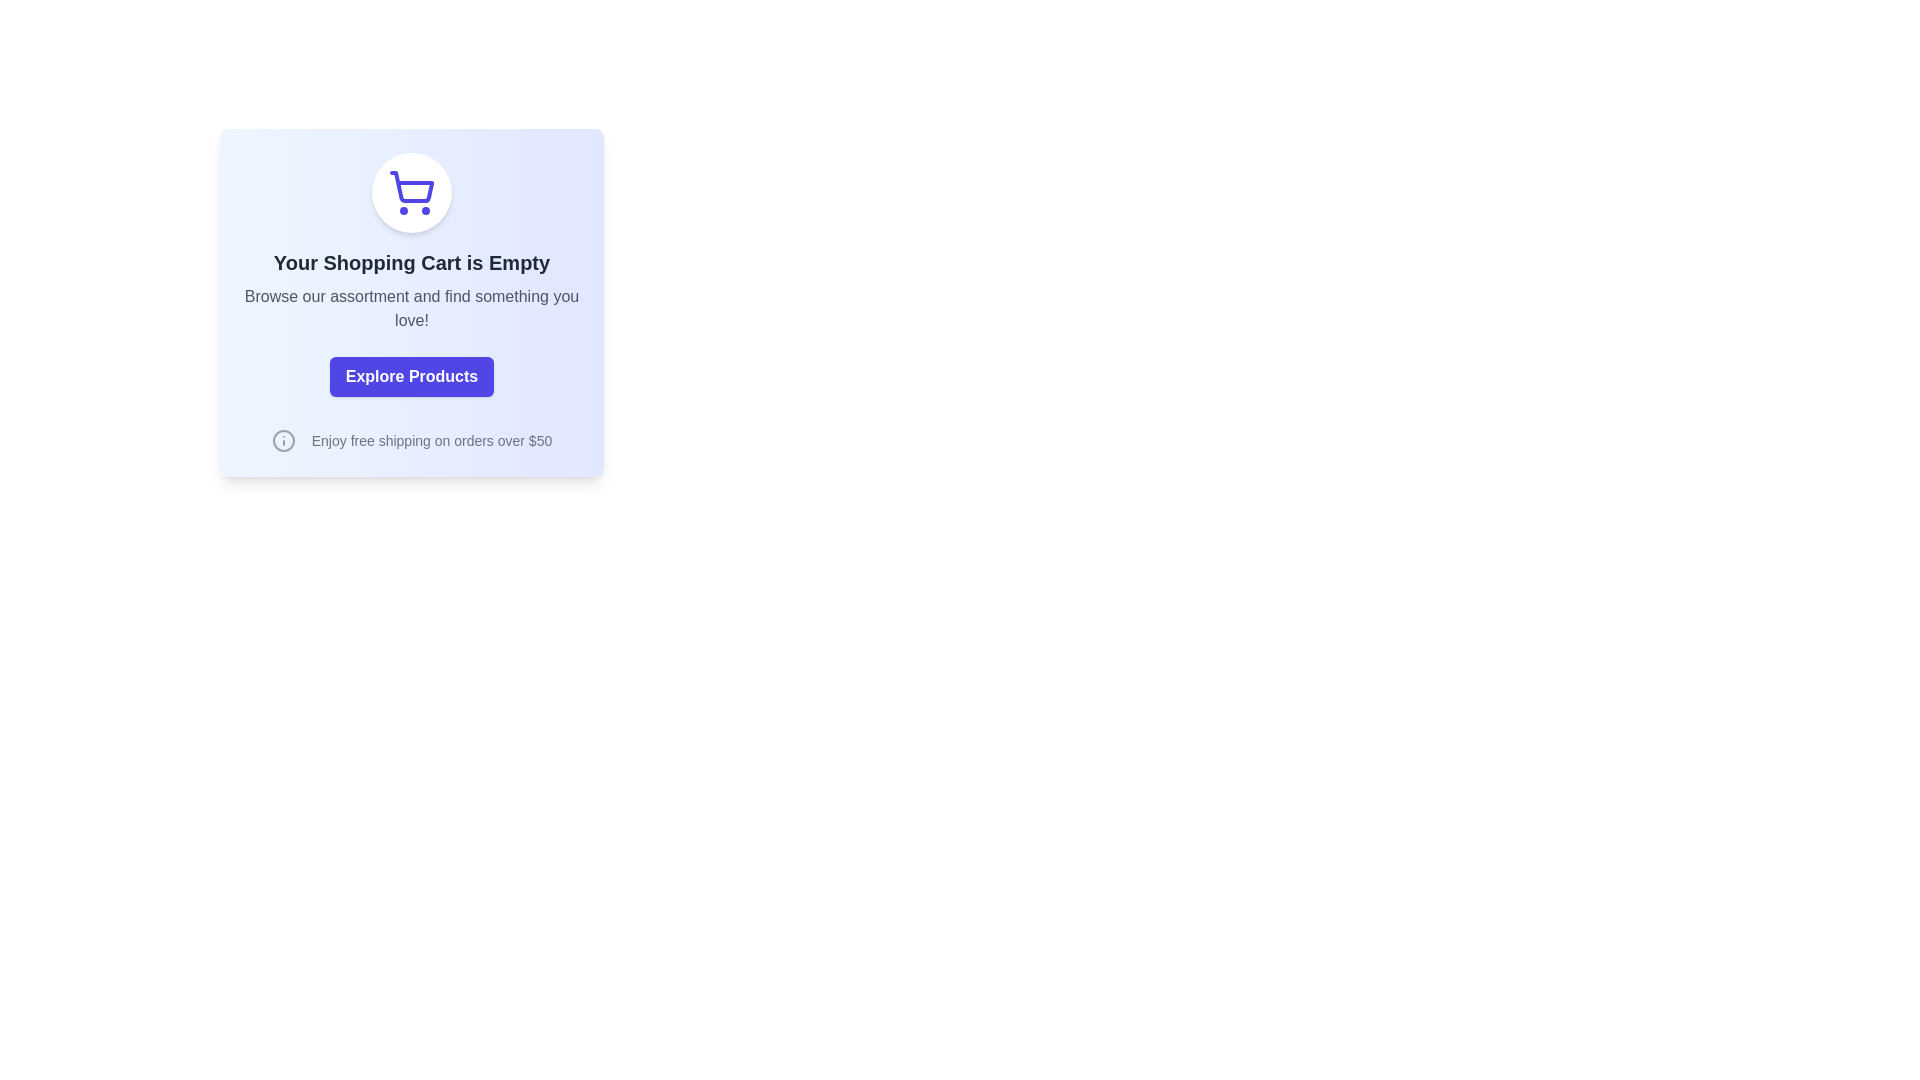 The height and width of the screenshot is (1080, 1920). What do you see at coordinates (411, 192) in the screenshot?
I see `the shopping cart icon located at the top center of the modal above the heading 'Your Shopping Cart is Empty.'` at bounding box center [411, 192].